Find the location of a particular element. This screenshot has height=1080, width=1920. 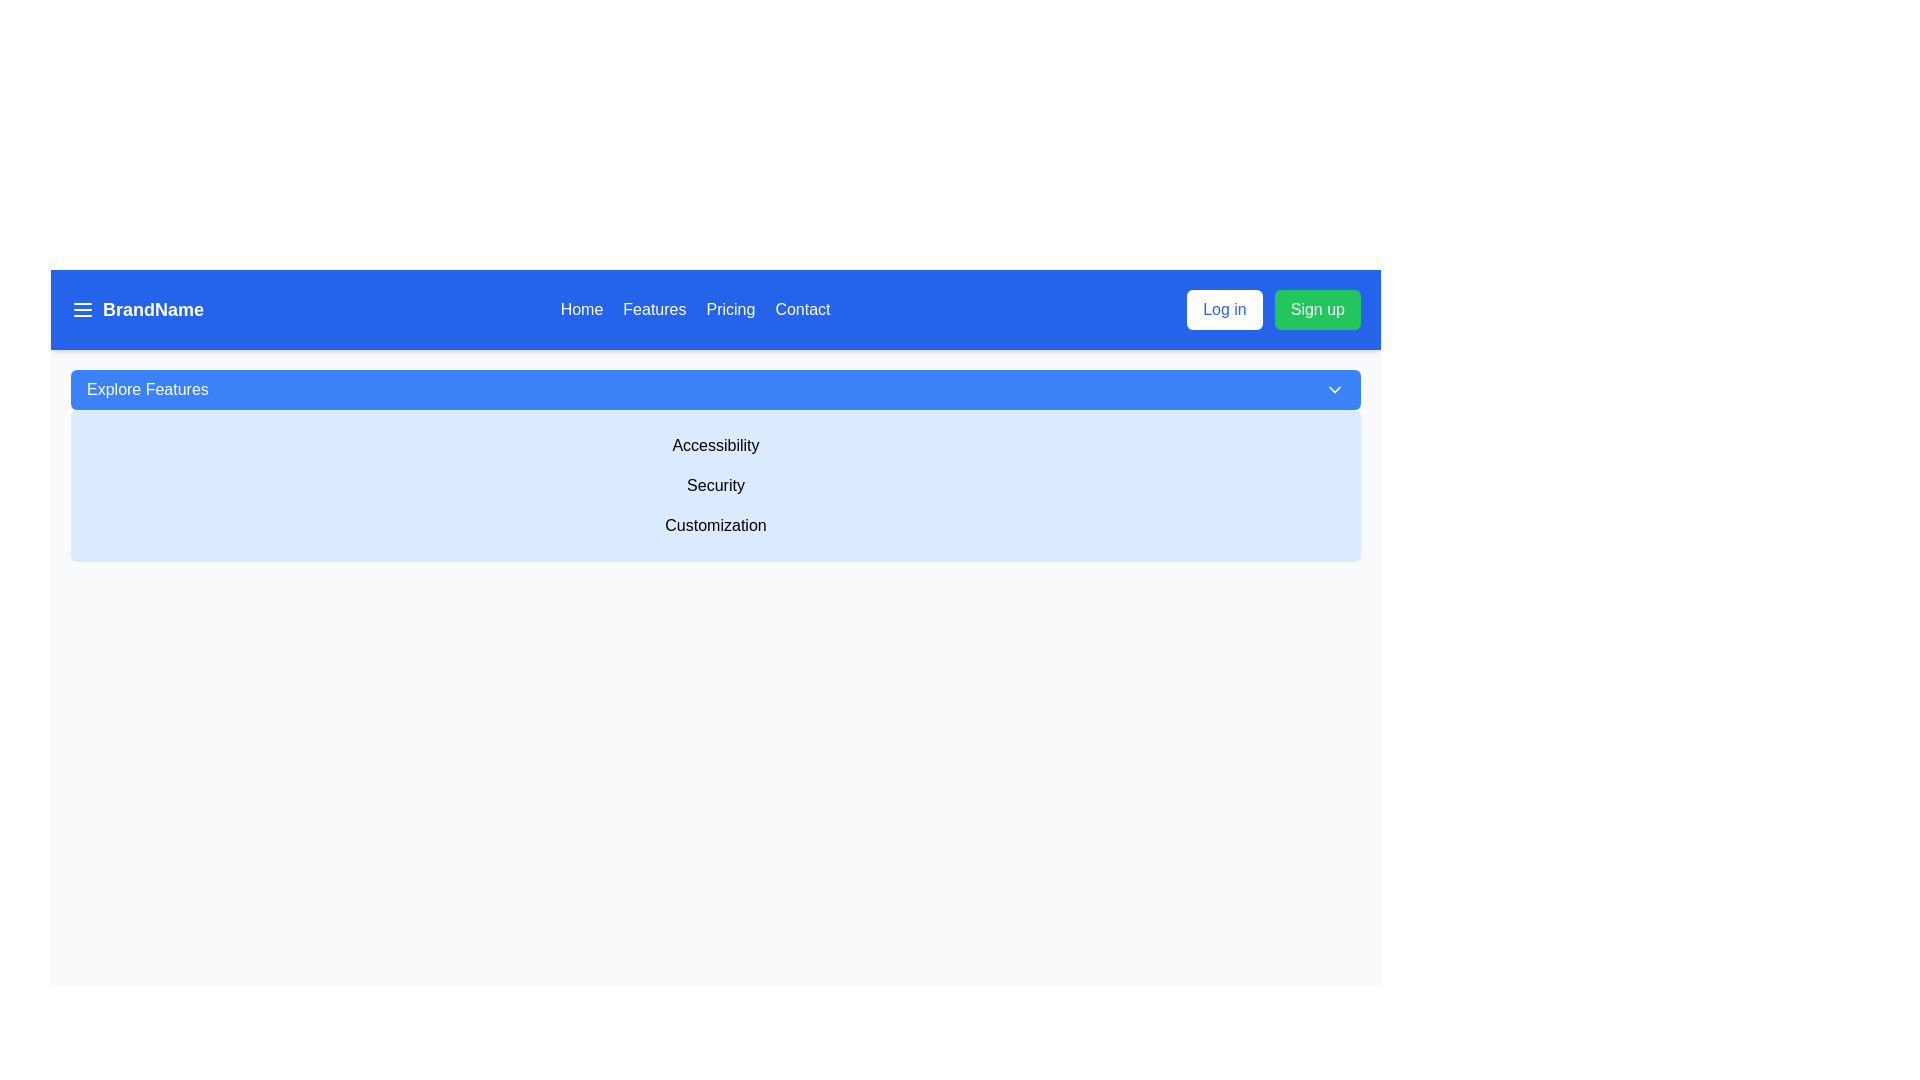

the 'Customization' text label, which is the last element in a vertical list and located below the 'Security' element is located at coordinates (715, 524).